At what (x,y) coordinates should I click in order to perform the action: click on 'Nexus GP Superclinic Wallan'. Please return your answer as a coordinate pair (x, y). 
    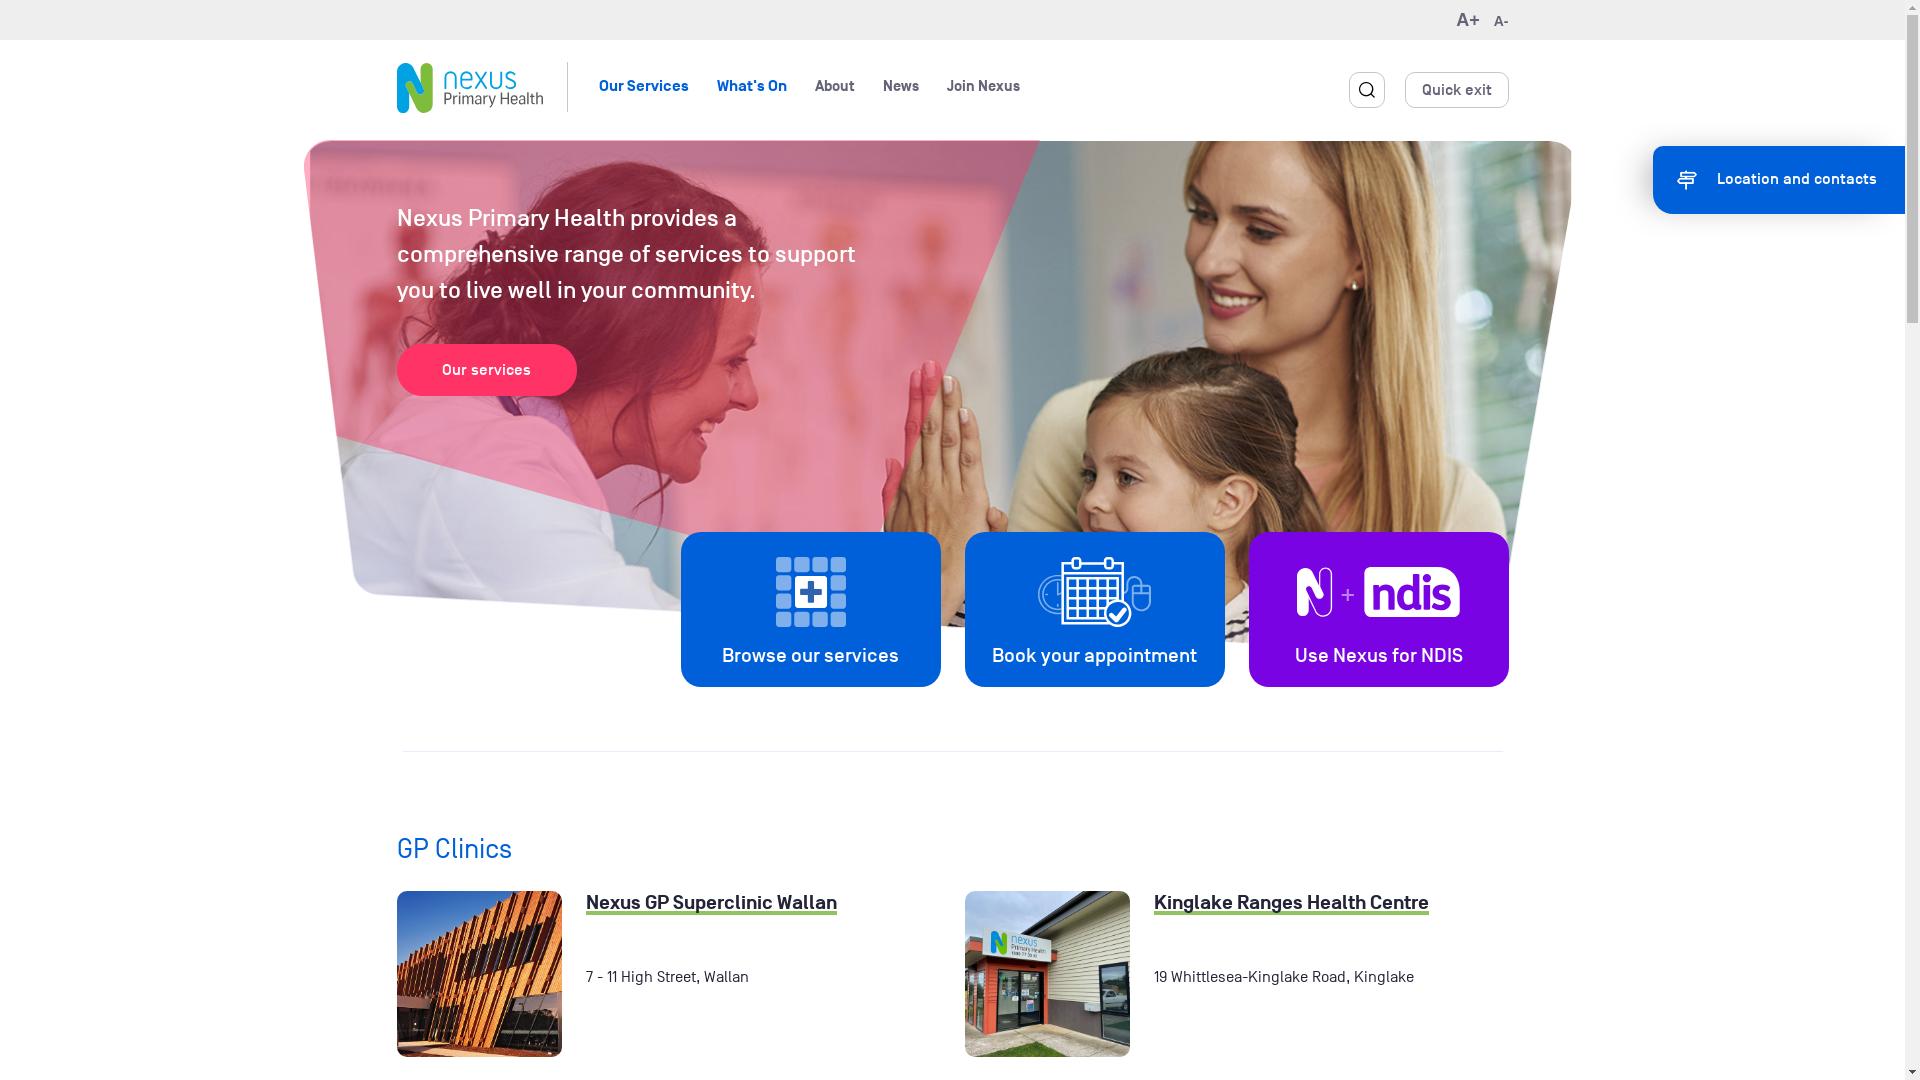
    Looking at the image, I should click on (711, 902).